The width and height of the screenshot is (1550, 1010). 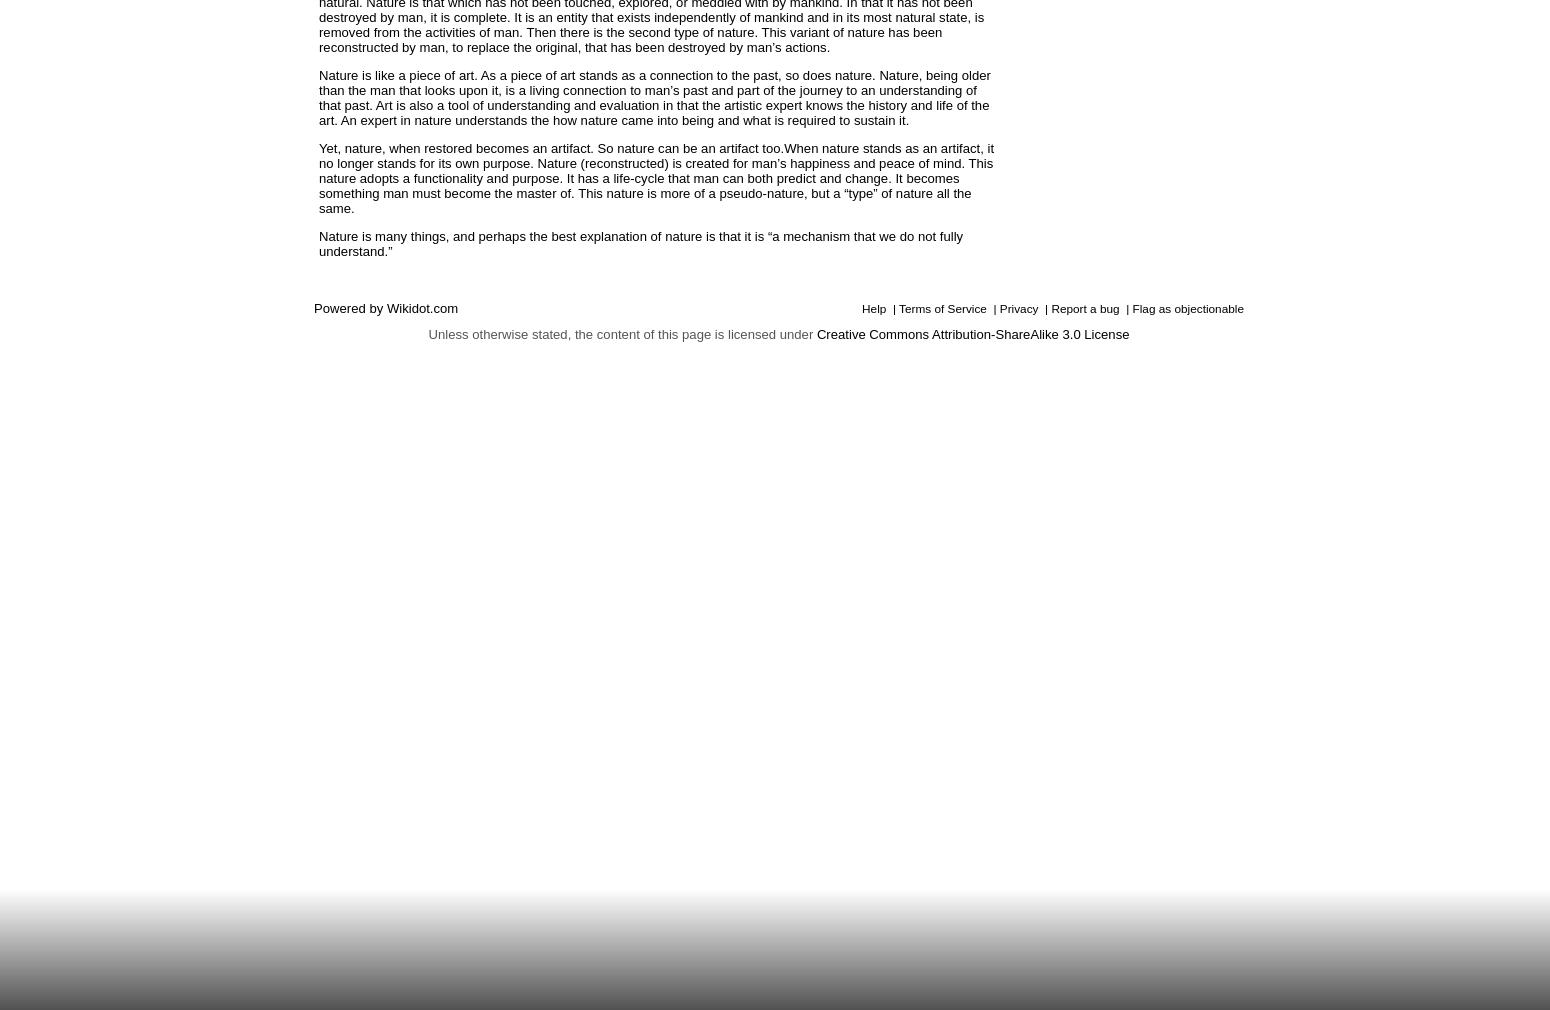 I want to click on 'Help', so click(x=861, y=308).